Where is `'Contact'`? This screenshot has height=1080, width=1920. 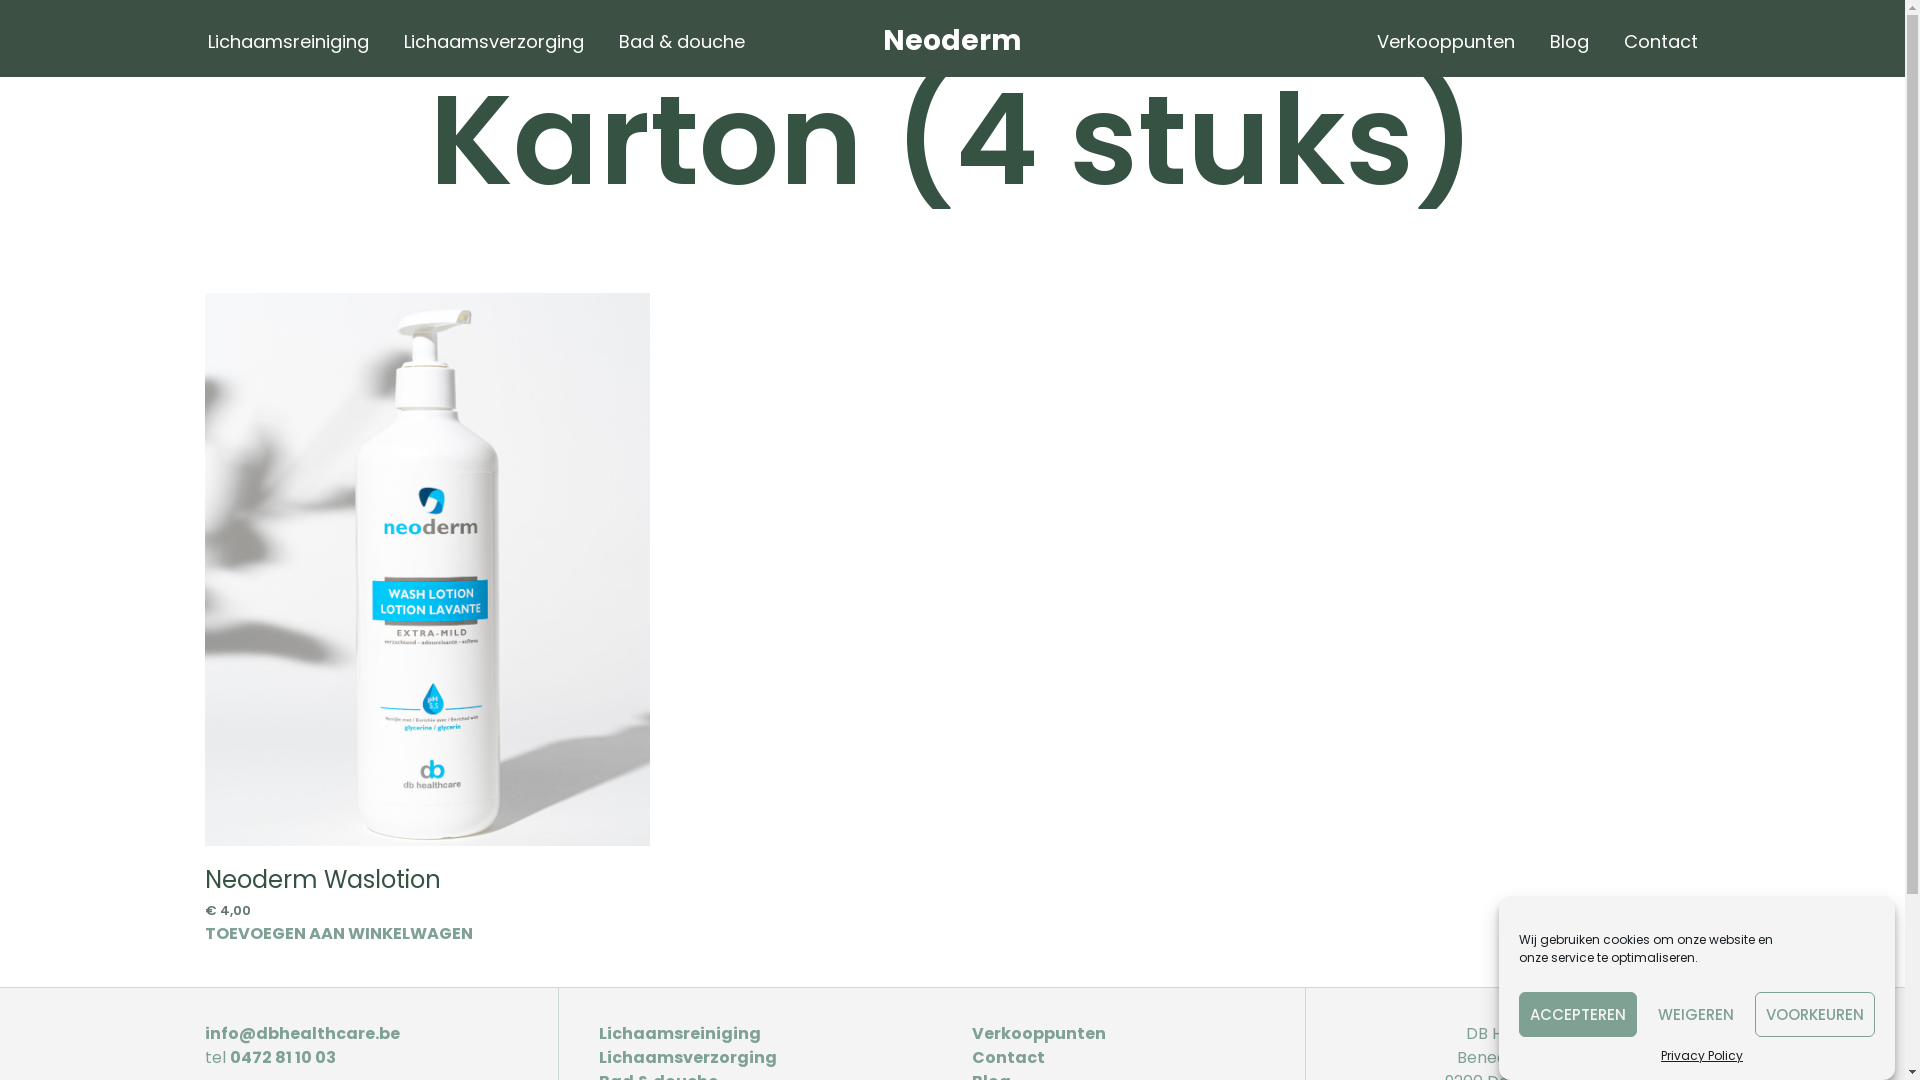 'Contact' is located at coordinates (1008, 1056).